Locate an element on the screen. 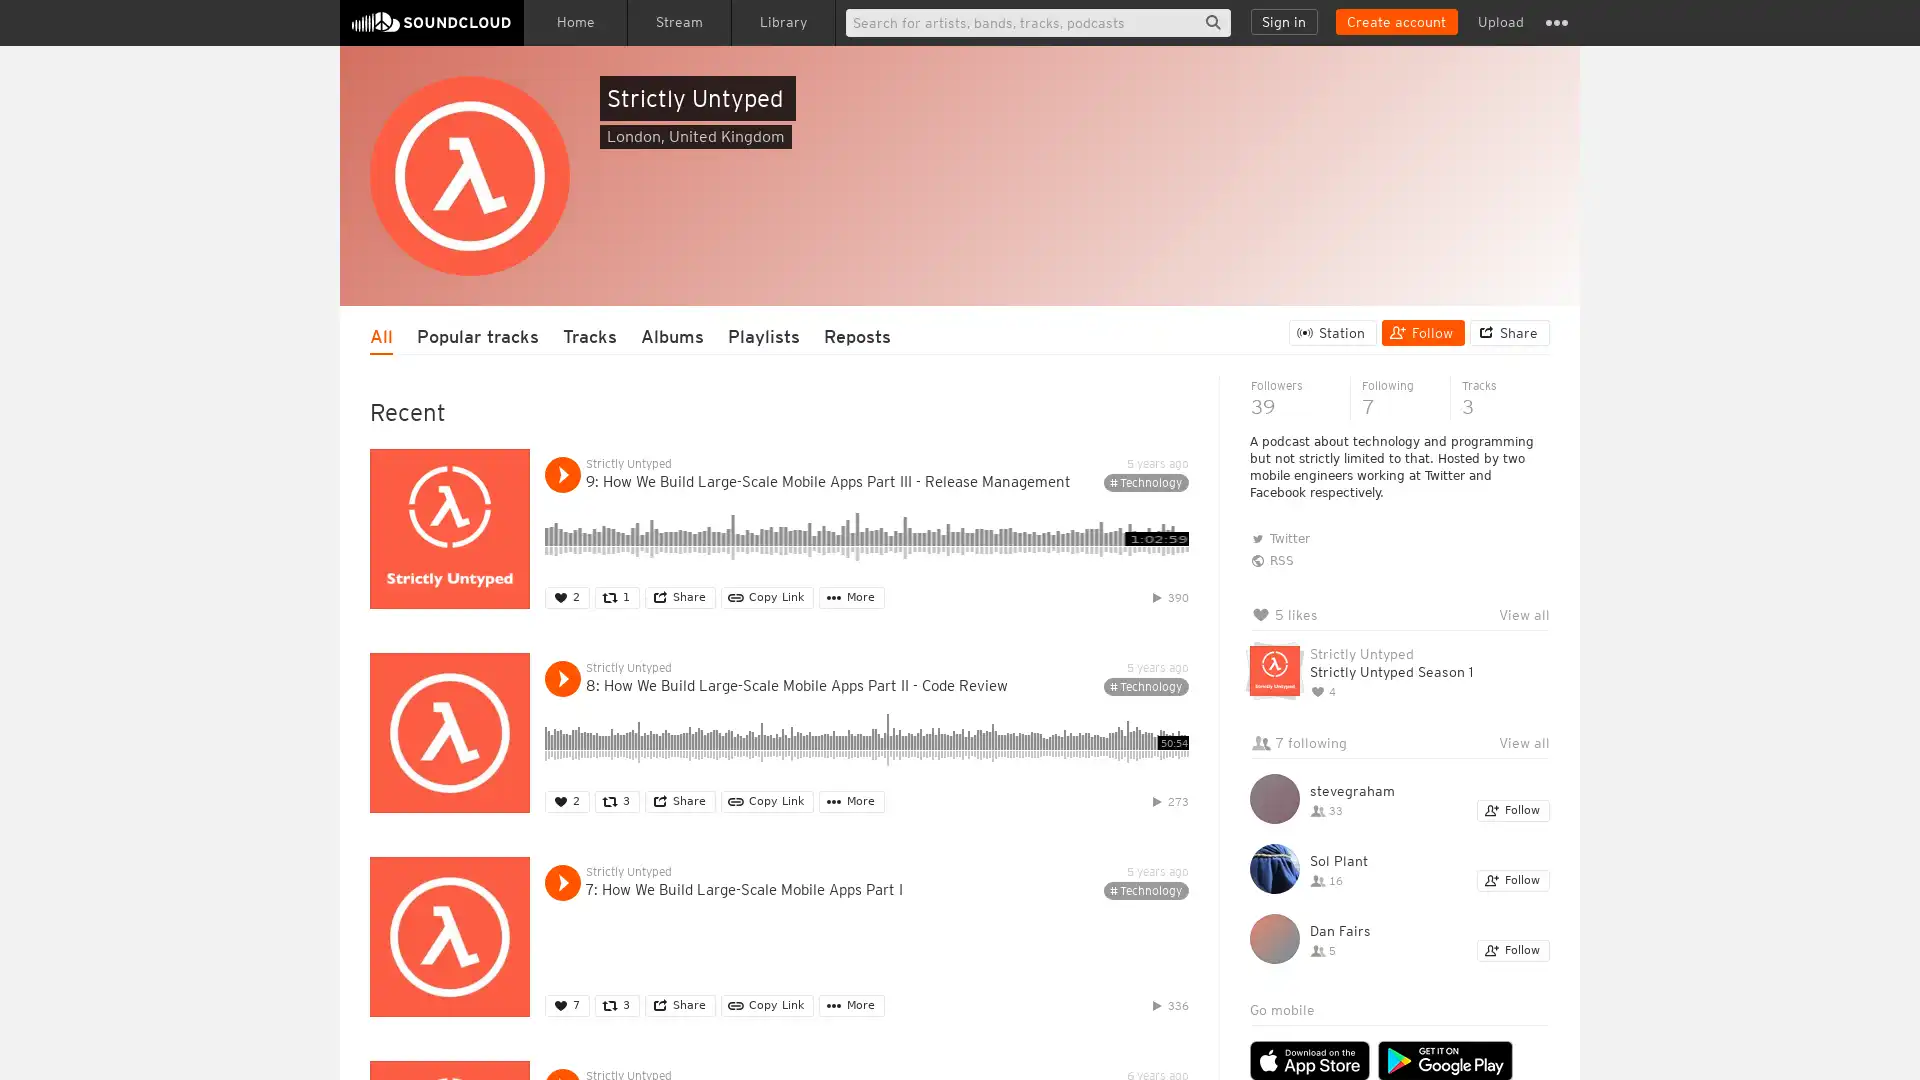 Image resolution: width=1920 pixels, height=1080 pixels. Like is located at coordinates (566, 596).